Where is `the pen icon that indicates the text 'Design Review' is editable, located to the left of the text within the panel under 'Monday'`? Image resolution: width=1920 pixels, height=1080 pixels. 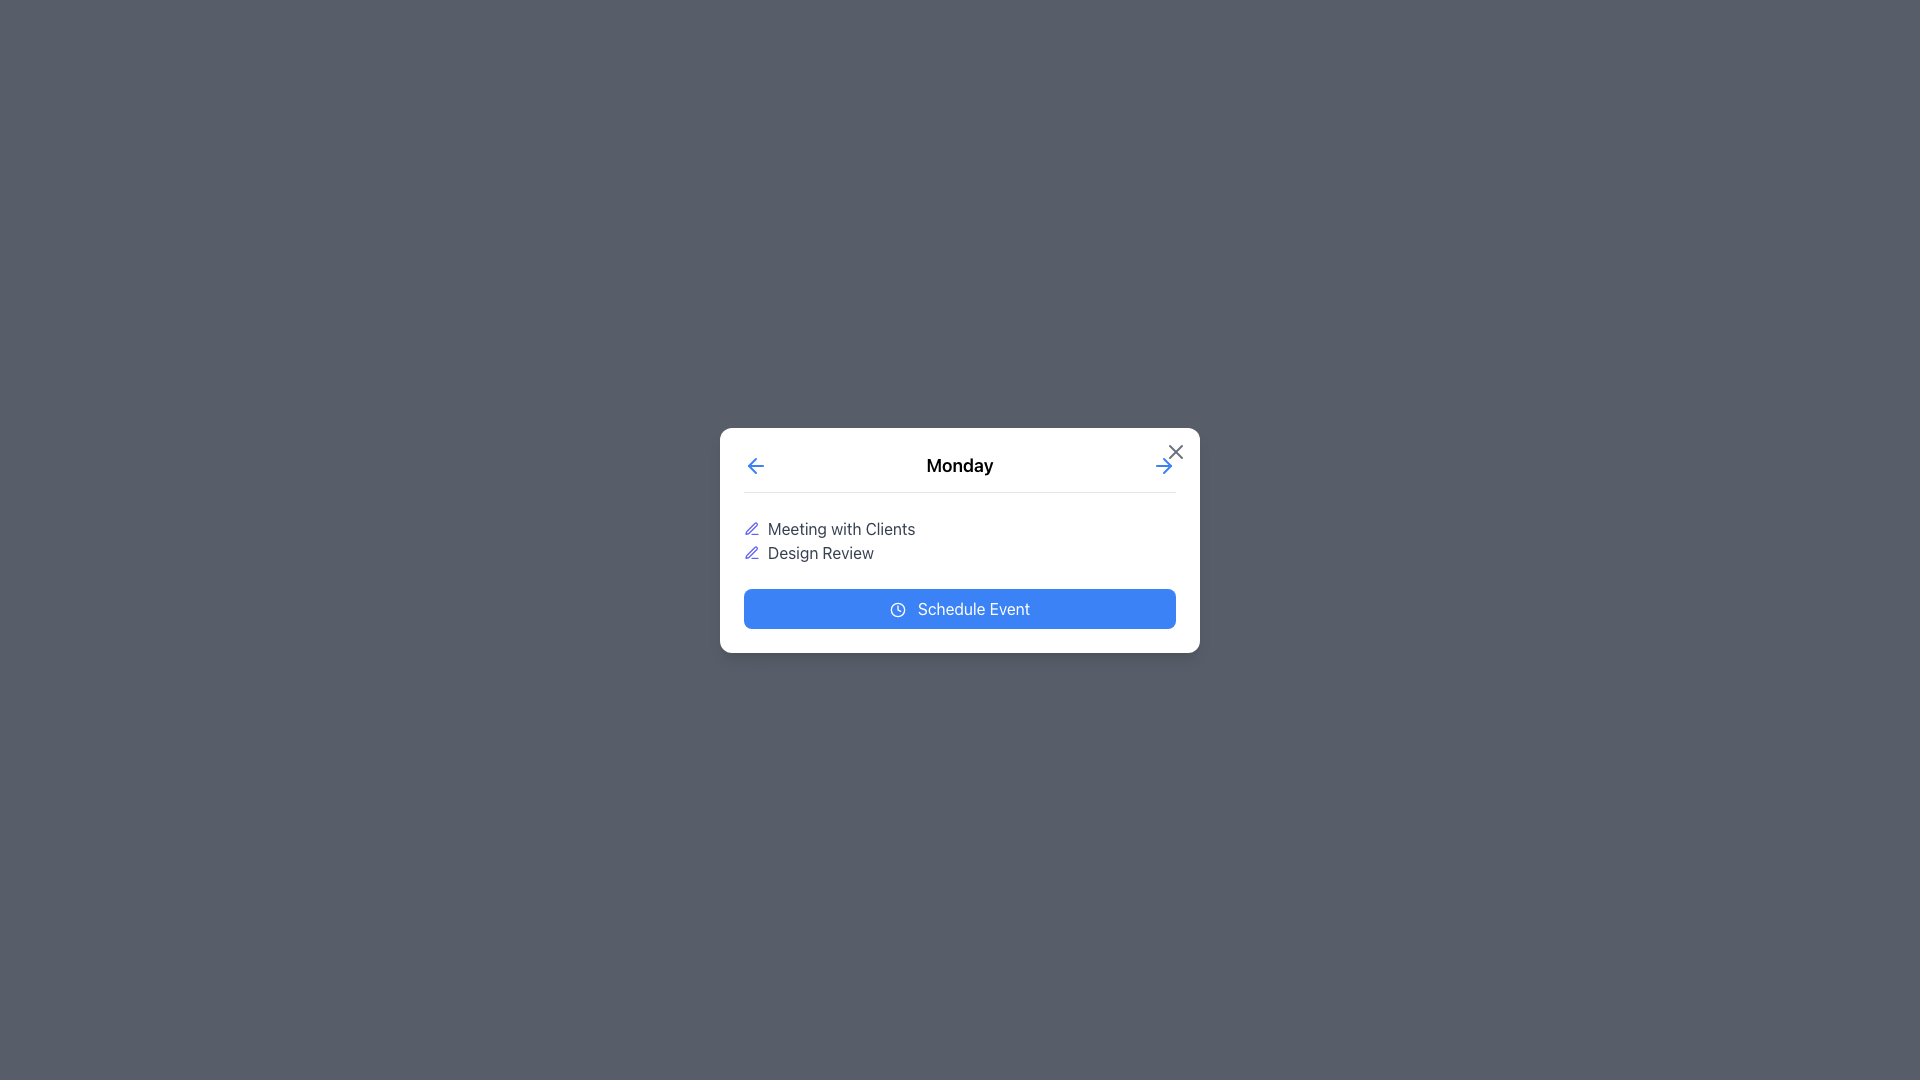
the pen icon that indicates the text 'Design Review' is editable, located to the left of the text within the panel under 'Monday' is located at coordinates (751, 552).